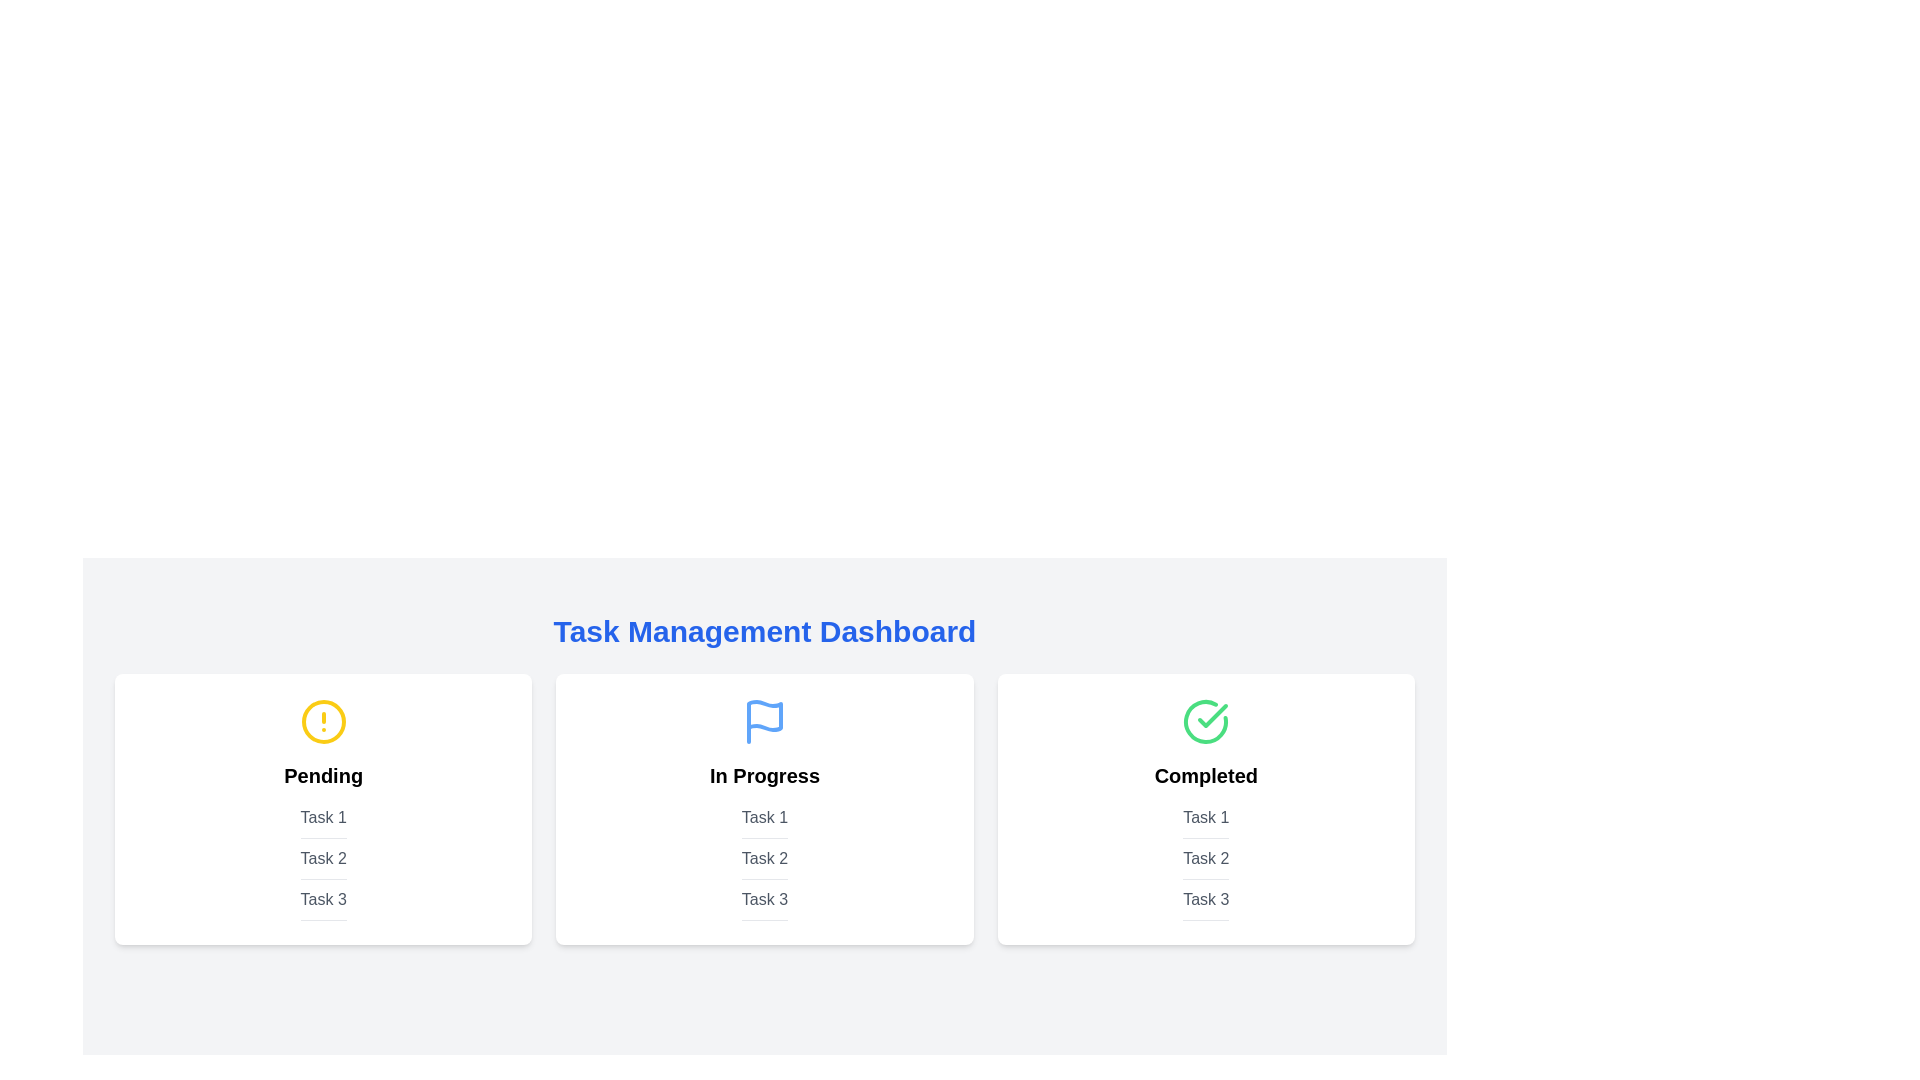  I want to click on the alert icon located at the top of the 'Pending' card on the dashboard to acknowledge the status, so click(323, 721).